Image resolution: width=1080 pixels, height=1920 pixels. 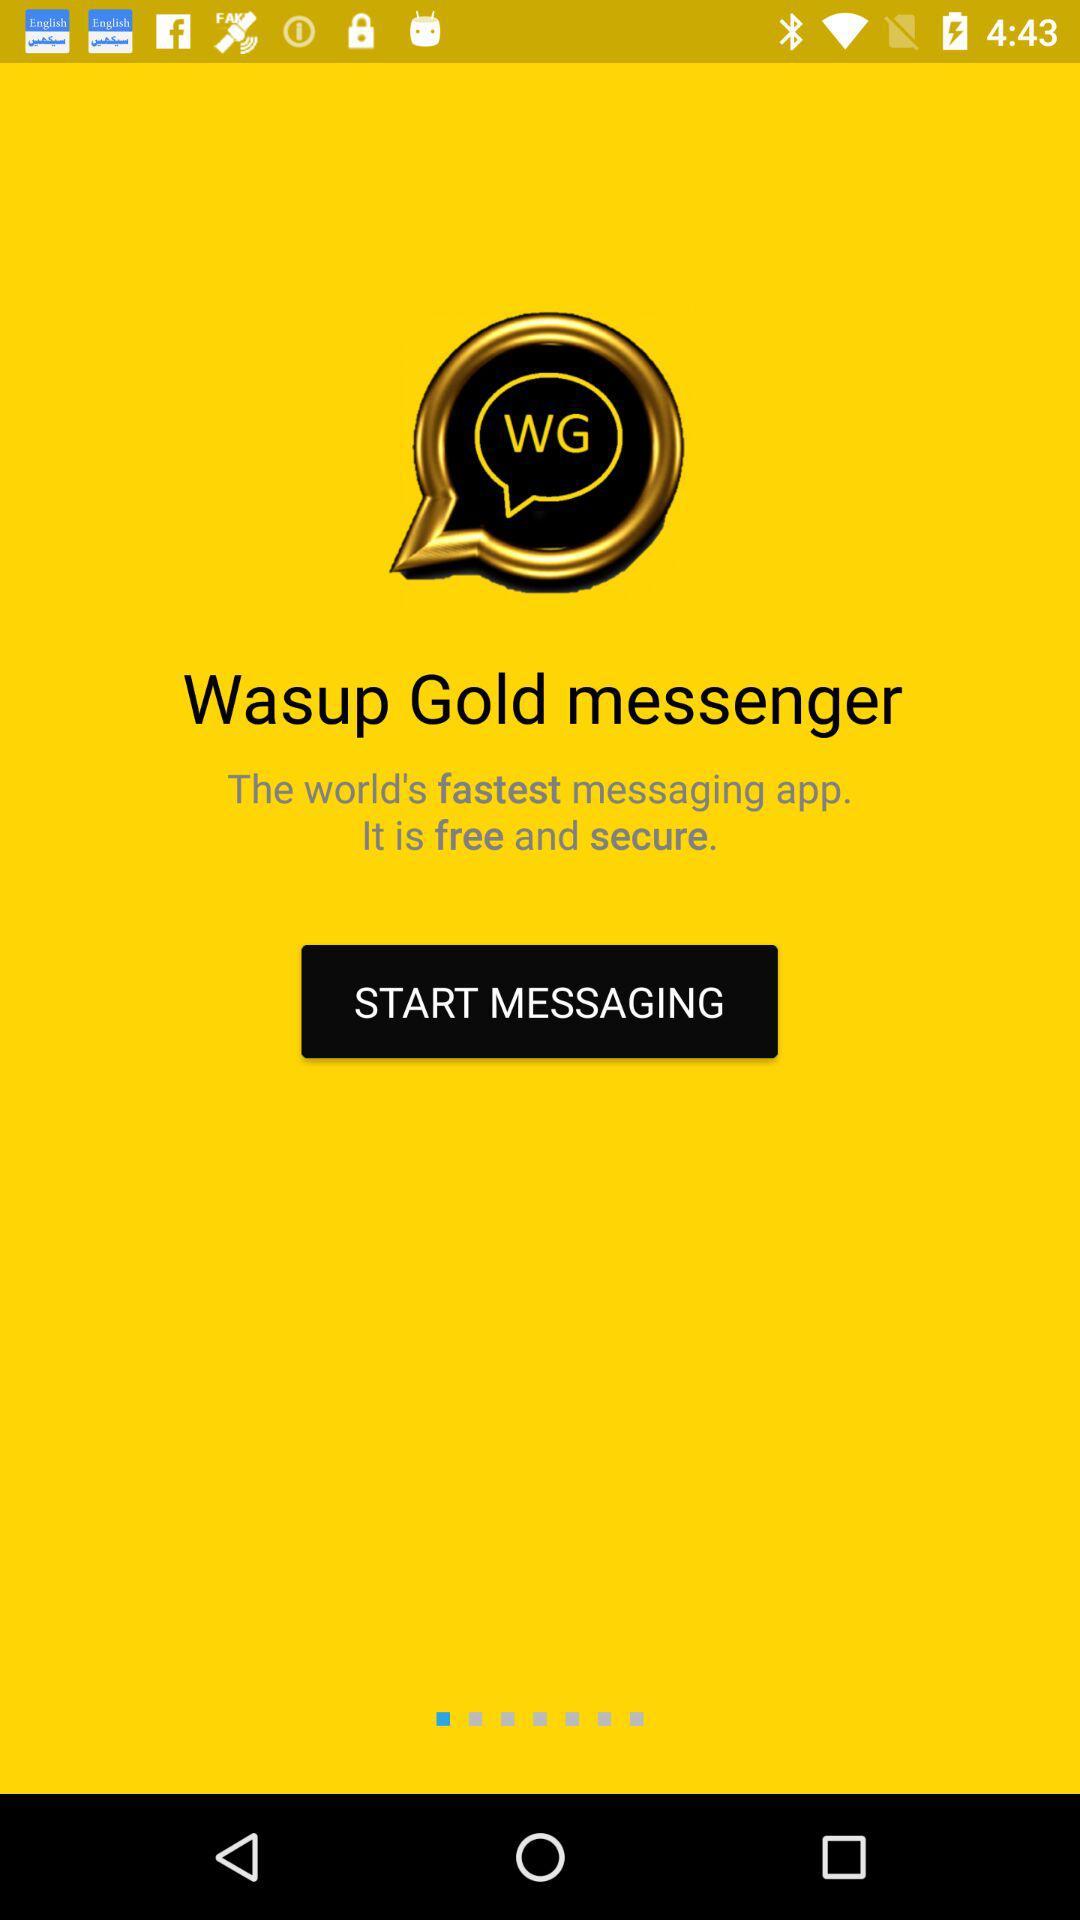 I want to click on icon below the the world s item, so click(x=538, y=1001).